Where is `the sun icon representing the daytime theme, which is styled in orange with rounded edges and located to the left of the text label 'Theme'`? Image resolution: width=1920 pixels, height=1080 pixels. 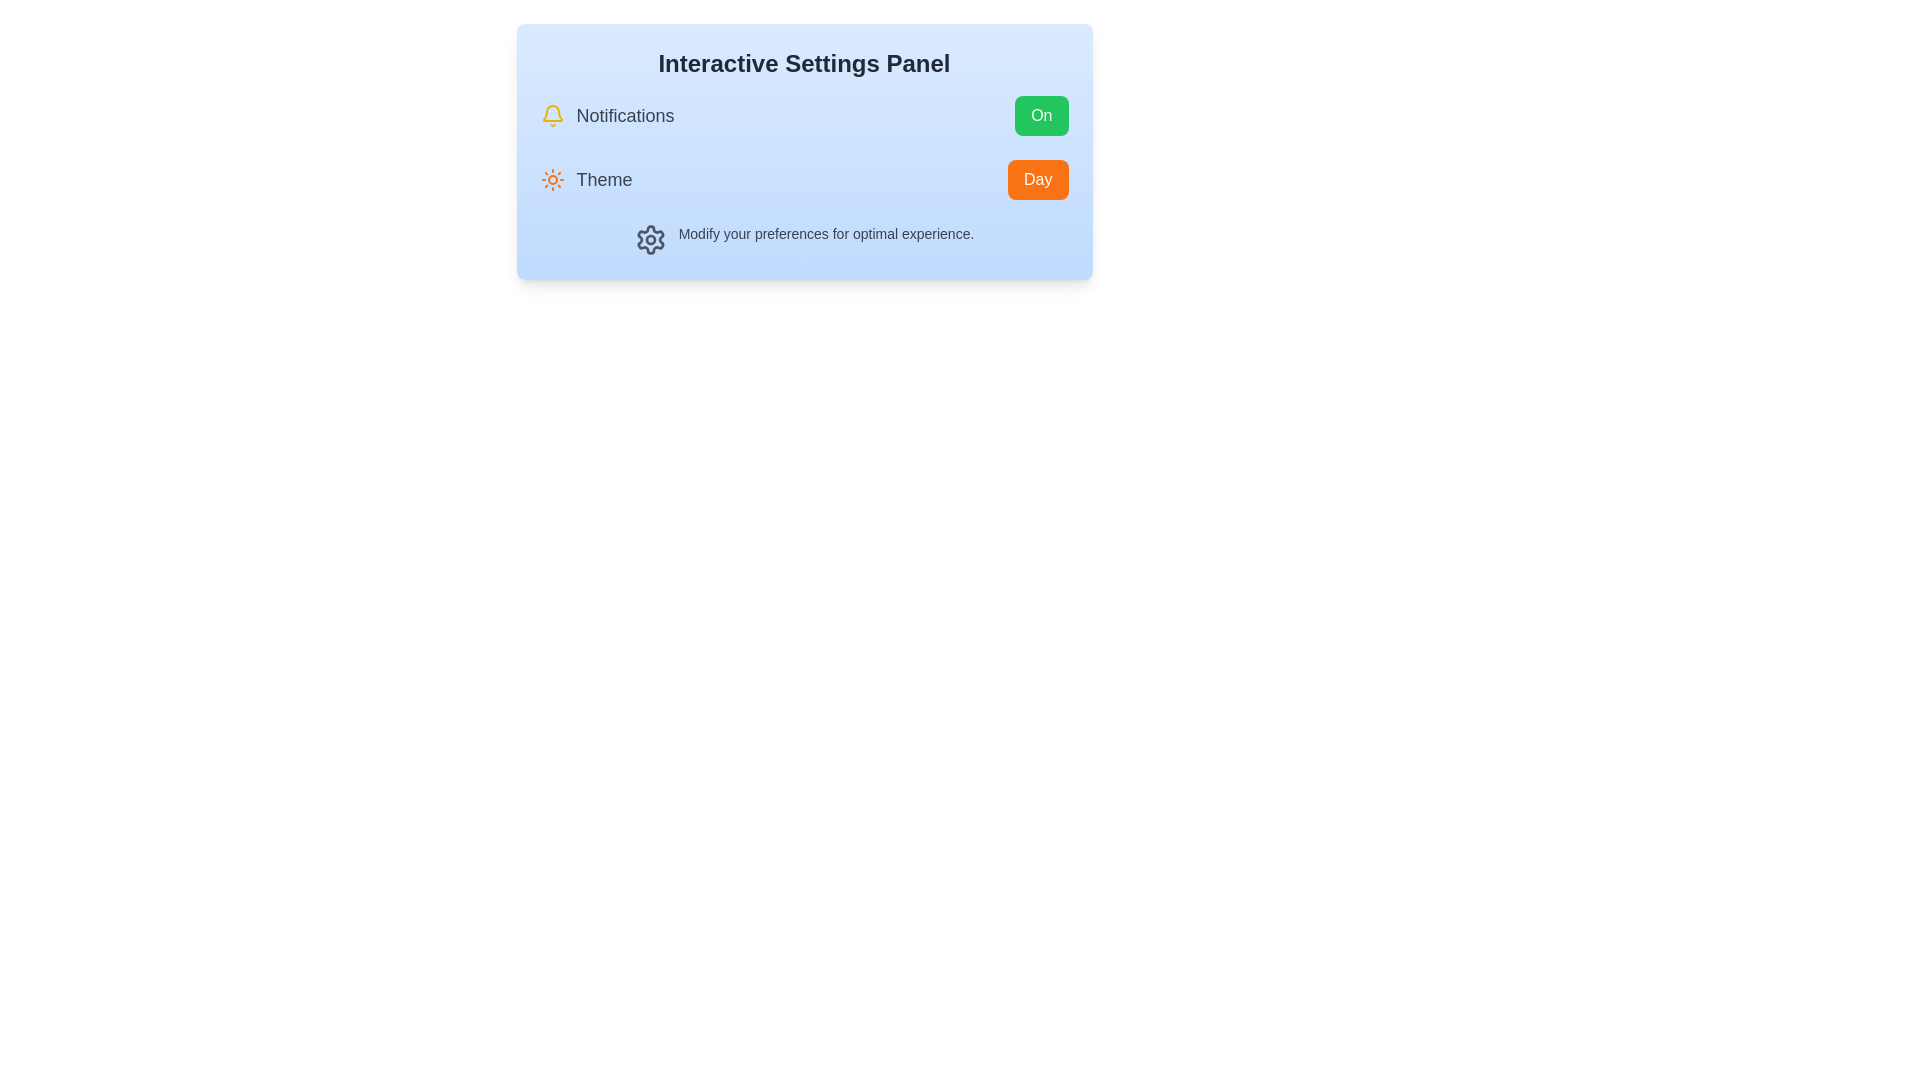
the sun icon representing the daytime theme, which is styled in orange with rounded edges and located to the left of the text label 'Theme' is located at coordinates (552, 180).